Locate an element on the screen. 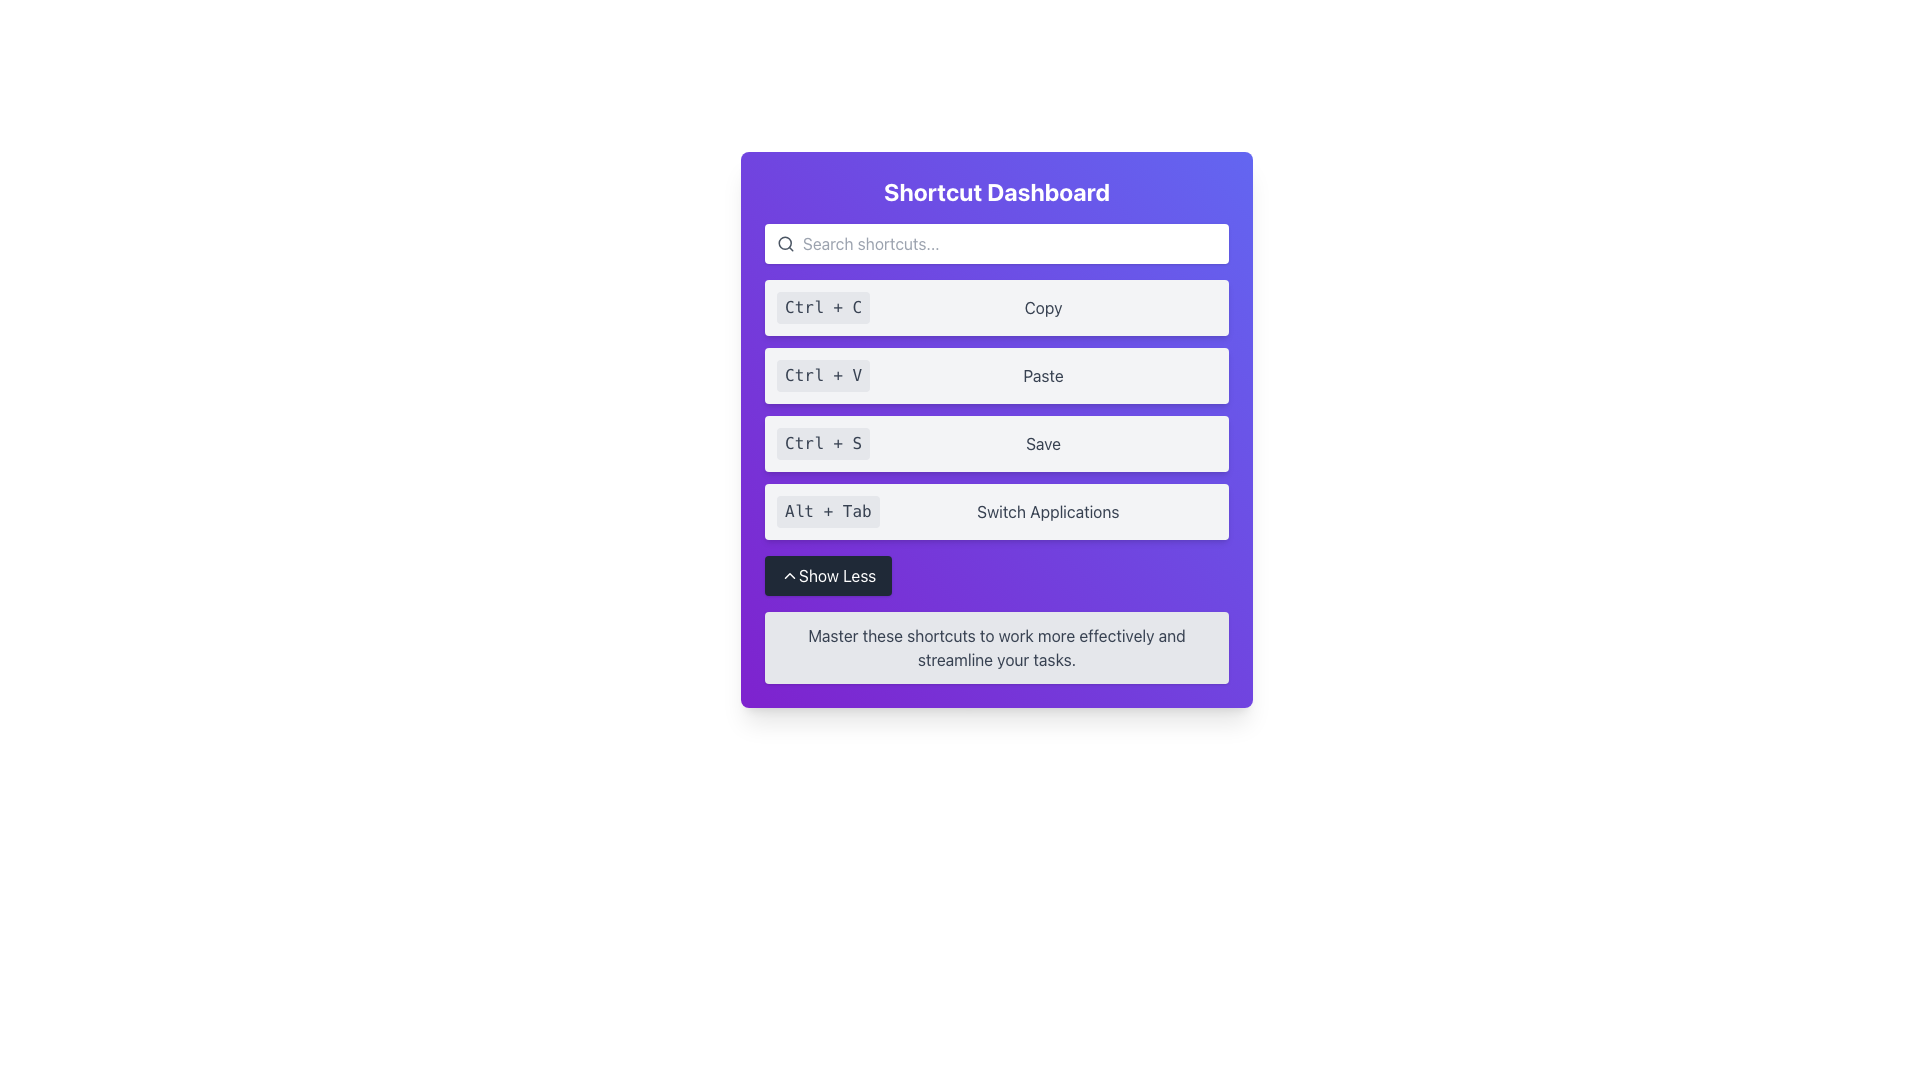 The height and width of the screenshot is (1080, 1920). the 'Show Less' button with a dark gray background and white text is located at coordinates (828, 575).